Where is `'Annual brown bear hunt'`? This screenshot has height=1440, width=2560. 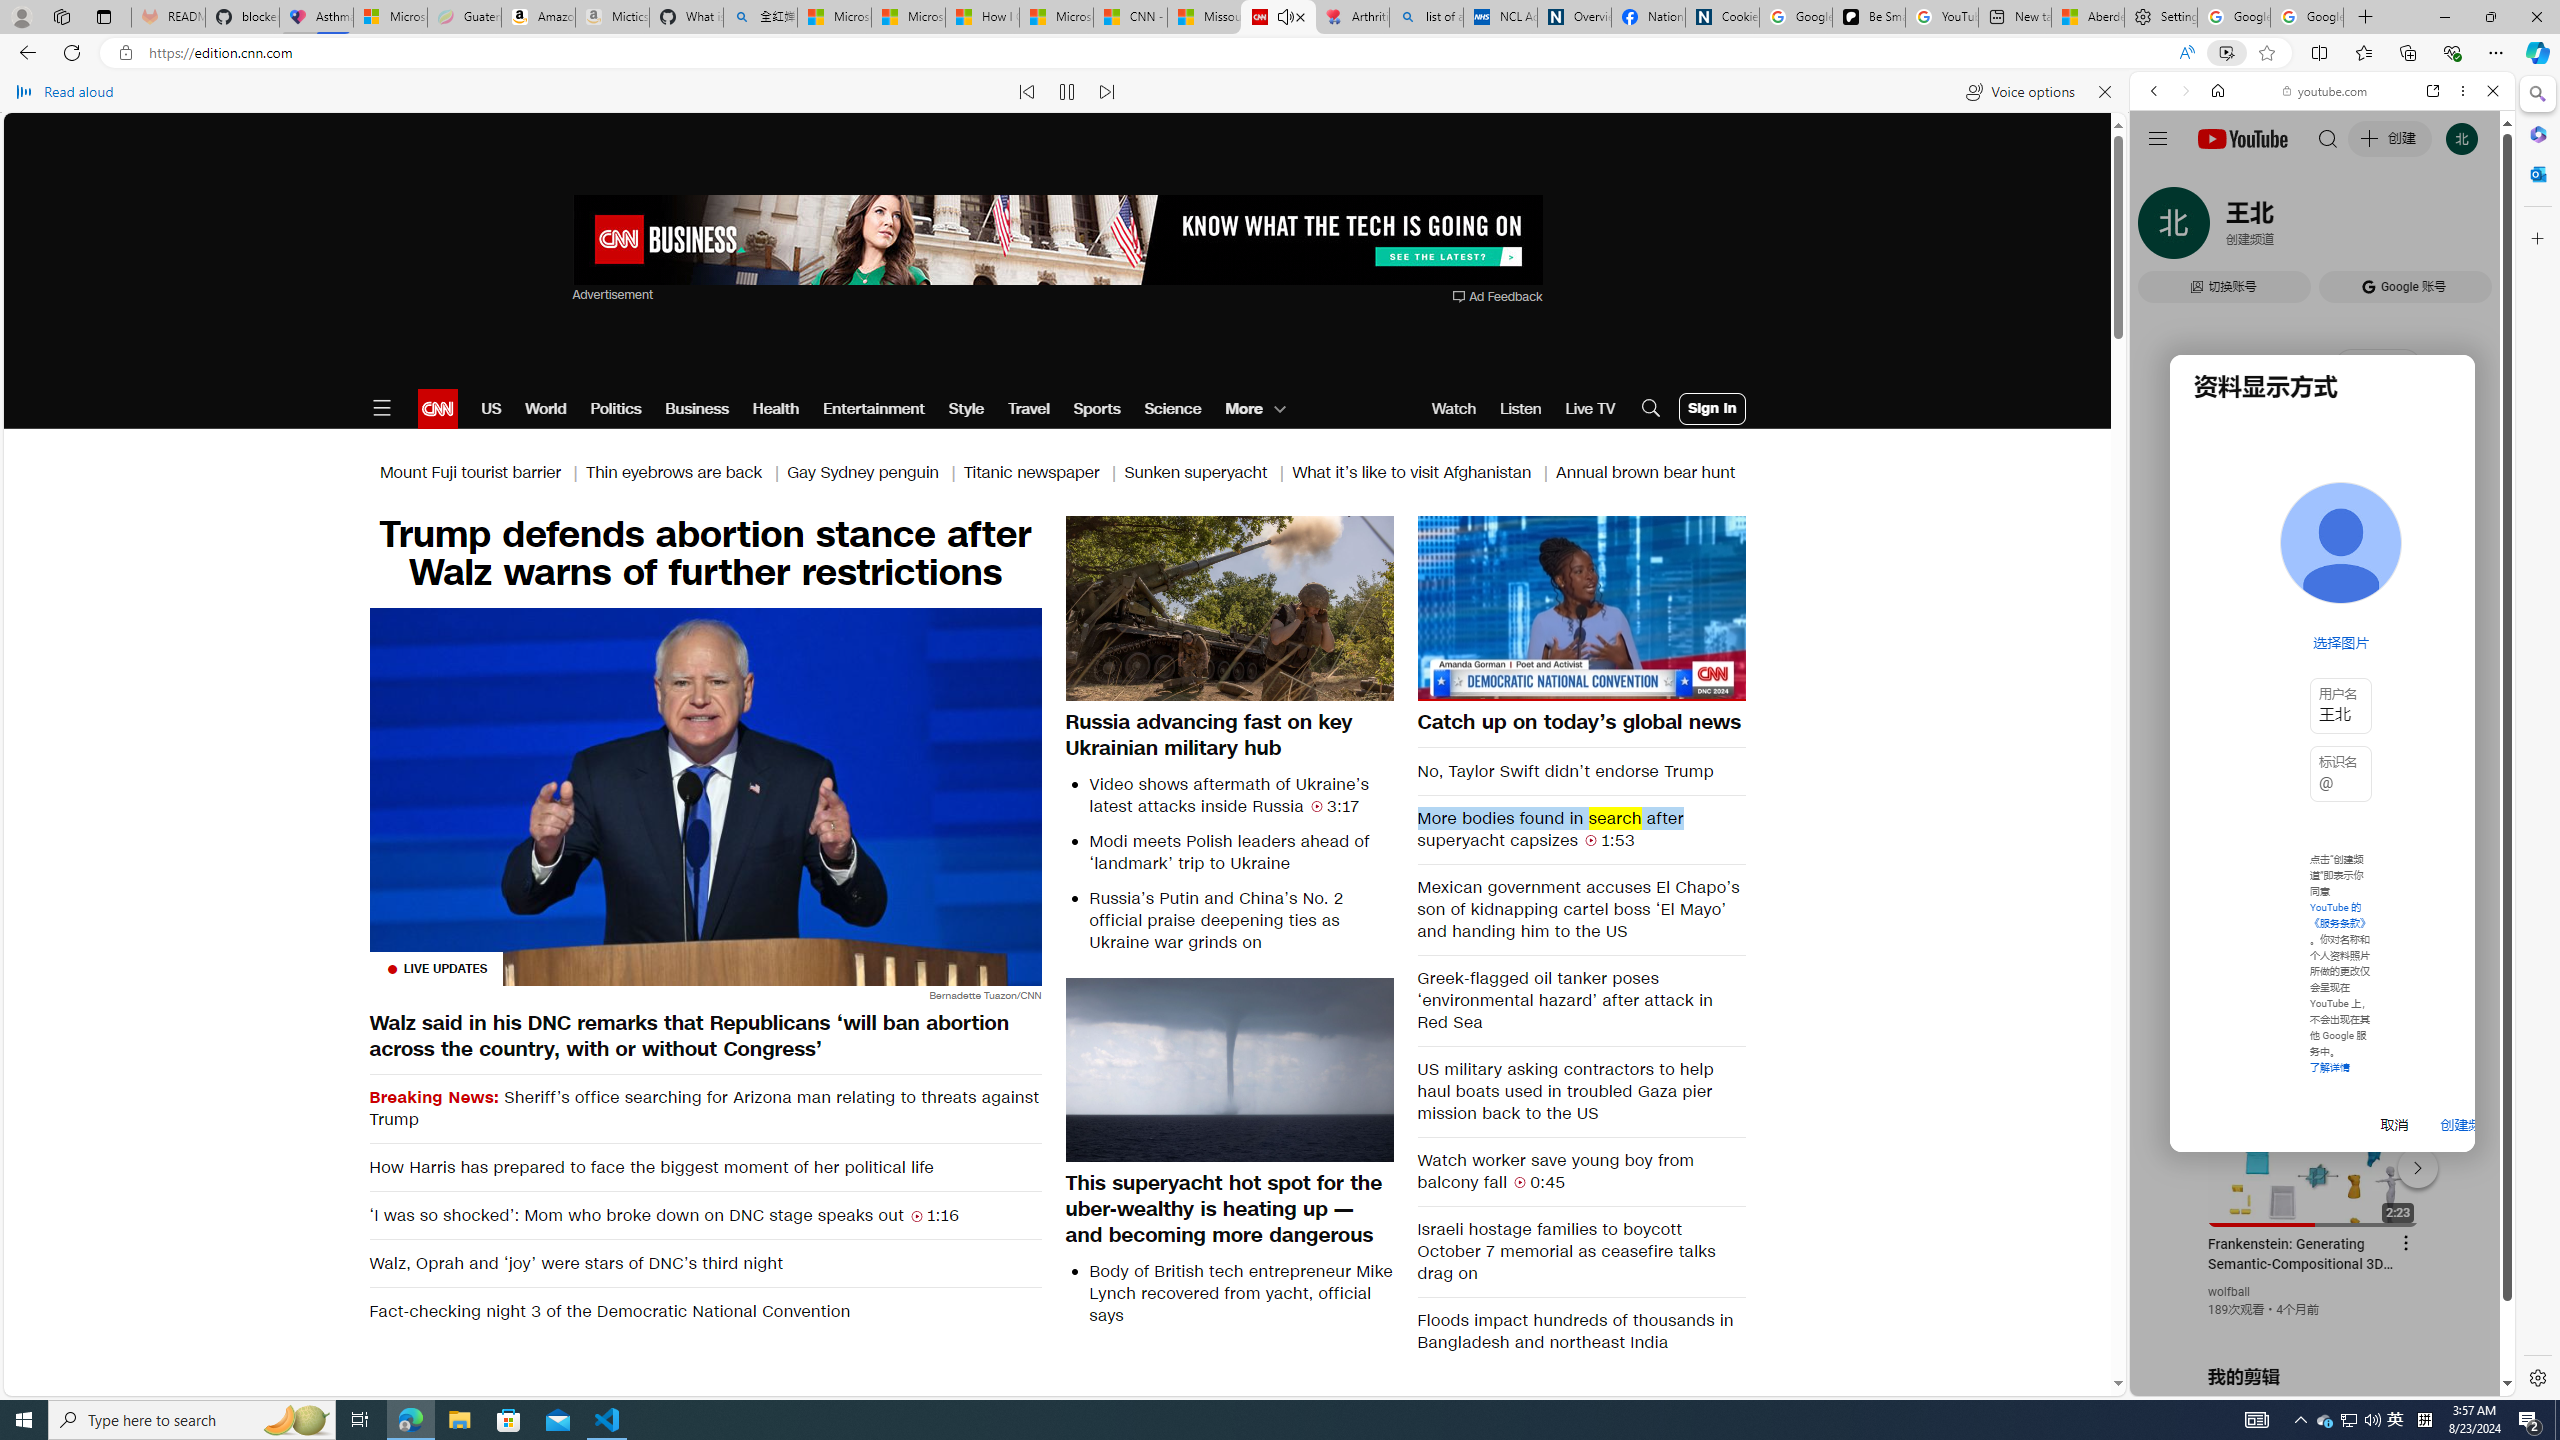
'Annual brown bear hunt' is located at coordinates (1646, 471).